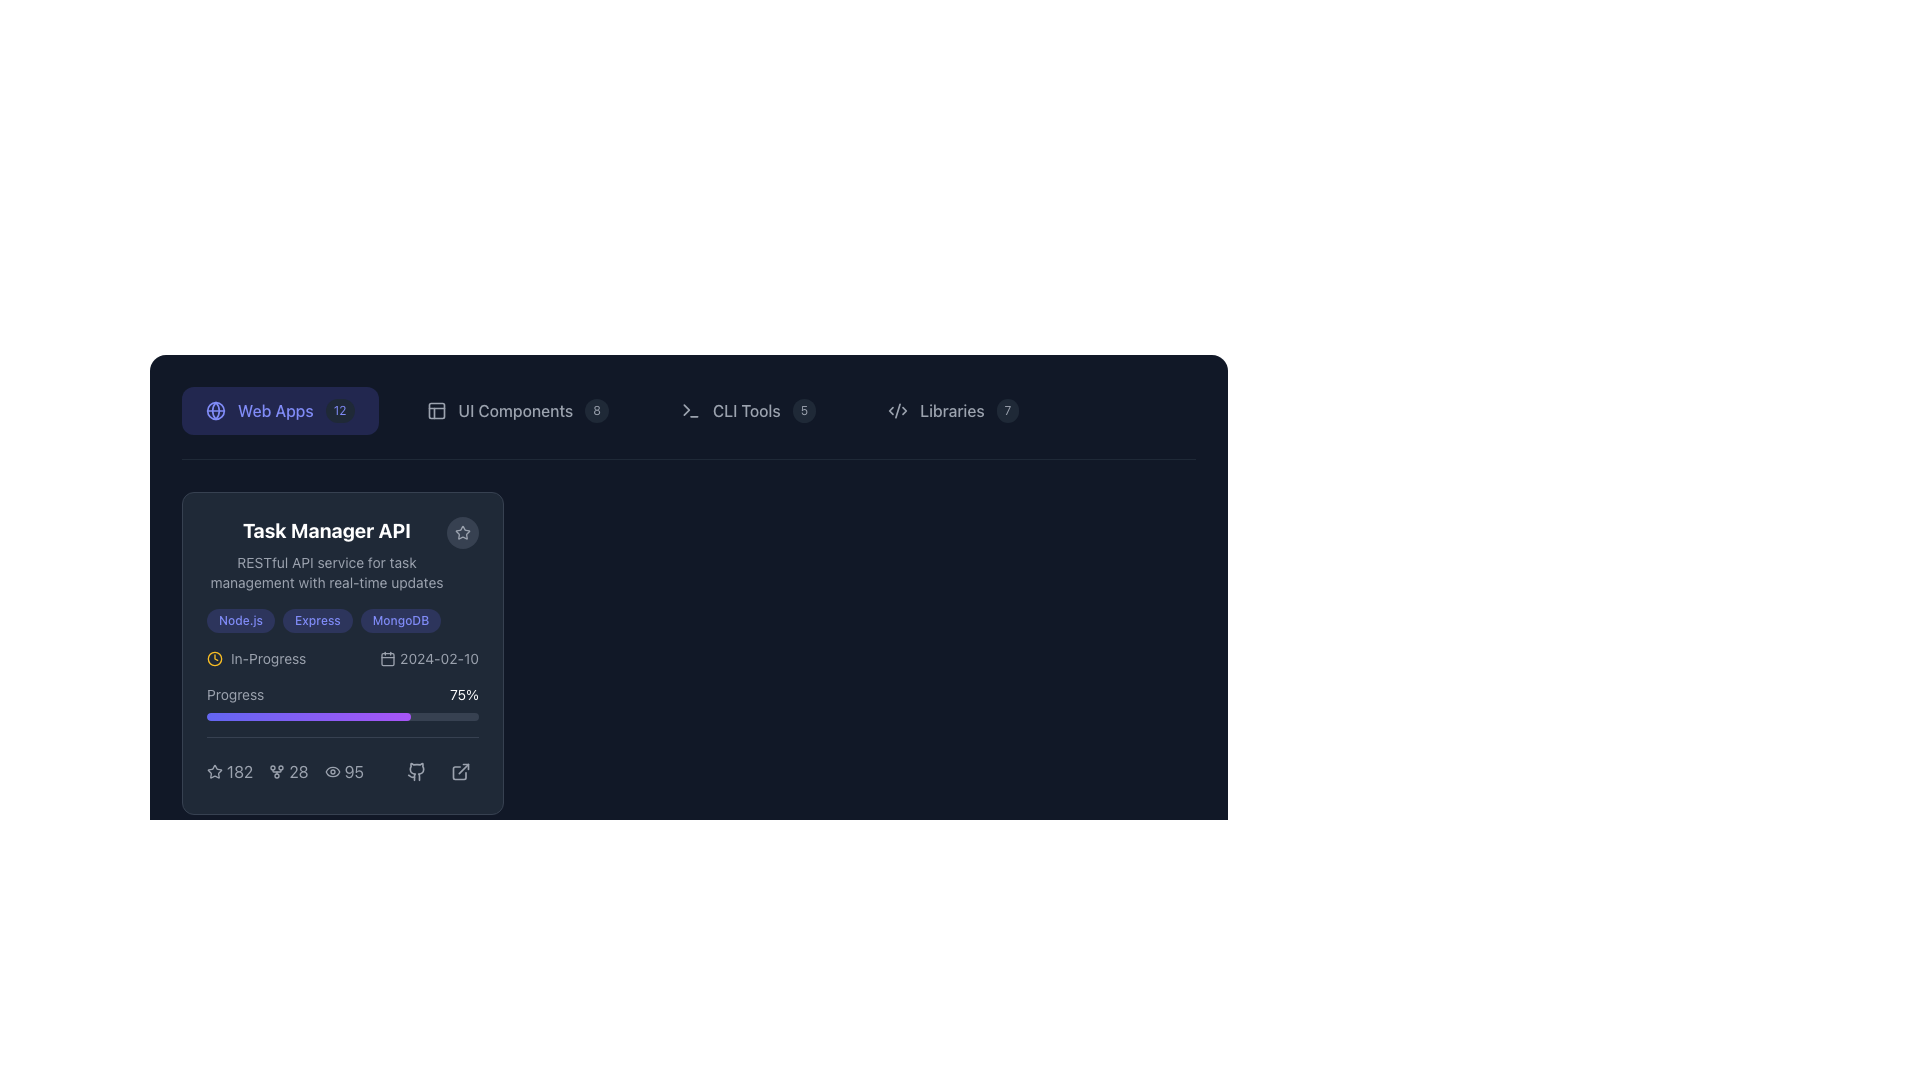 This screenshot has height=1080, width=1920. What do you see at coordinates (438, 659) in the screenshot?
I see `the static text displaying a date that indicates a deadline or timestamp, located to the right of a small calendar icon within a card-like component` at bounding box center [438, 659].